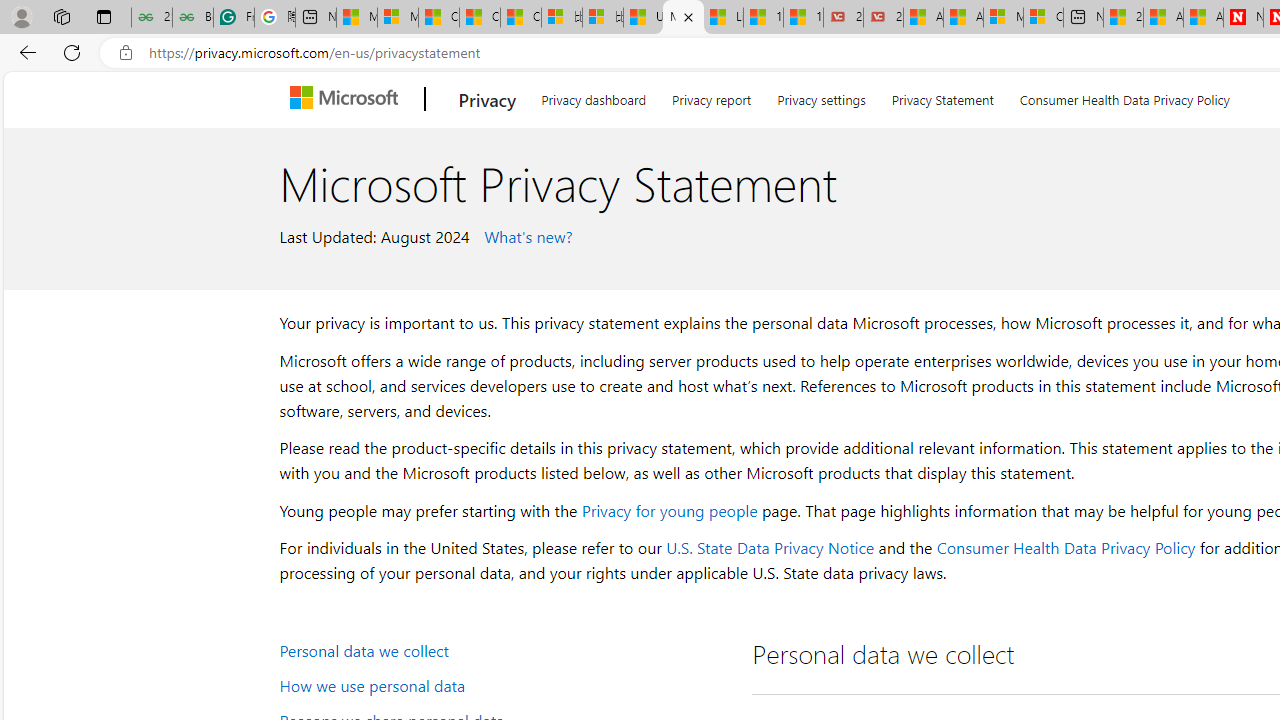  What do you see at coordinates (769, 547) in the screenshot?
I see `'U.S. State Data Privacy Notice'` at bounding box center [769, 547].